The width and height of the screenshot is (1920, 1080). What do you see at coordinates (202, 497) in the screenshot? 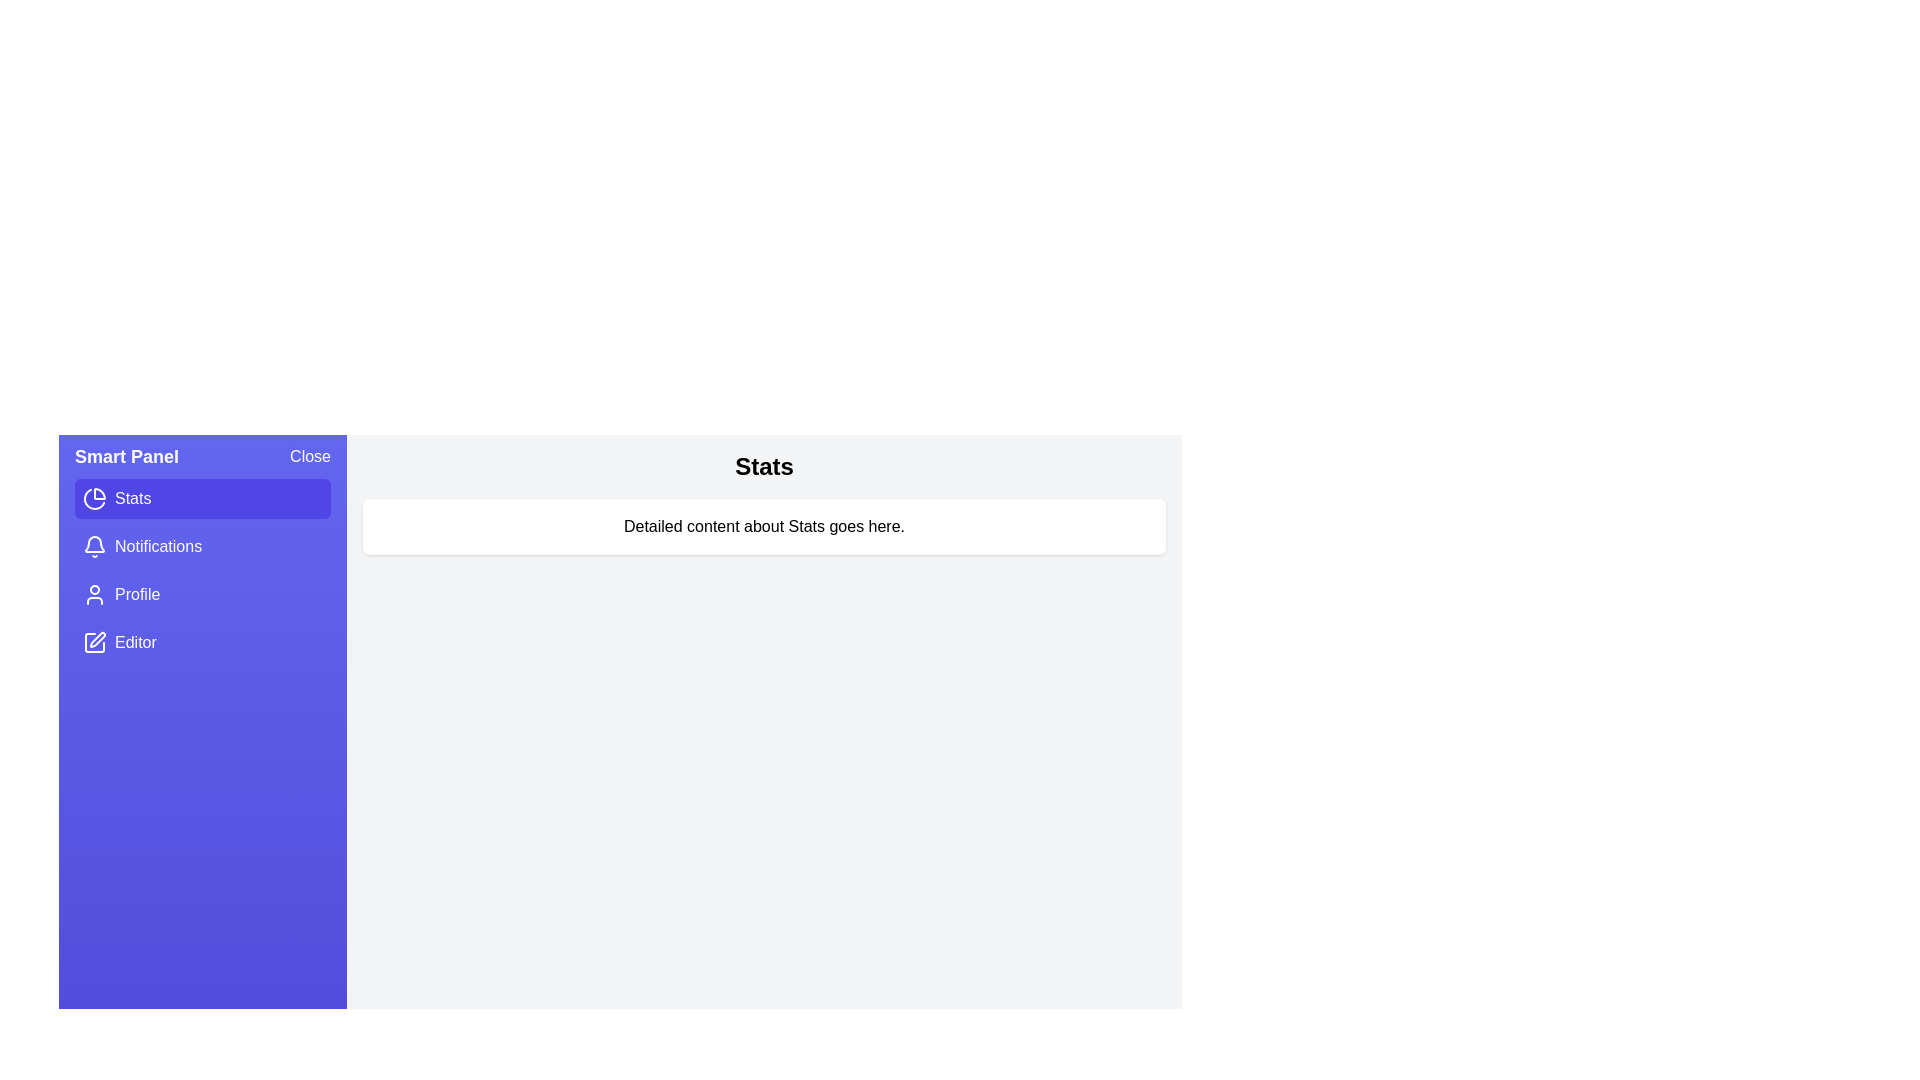
I see `the Stats section in the menu` at bounding box center [202, 497].